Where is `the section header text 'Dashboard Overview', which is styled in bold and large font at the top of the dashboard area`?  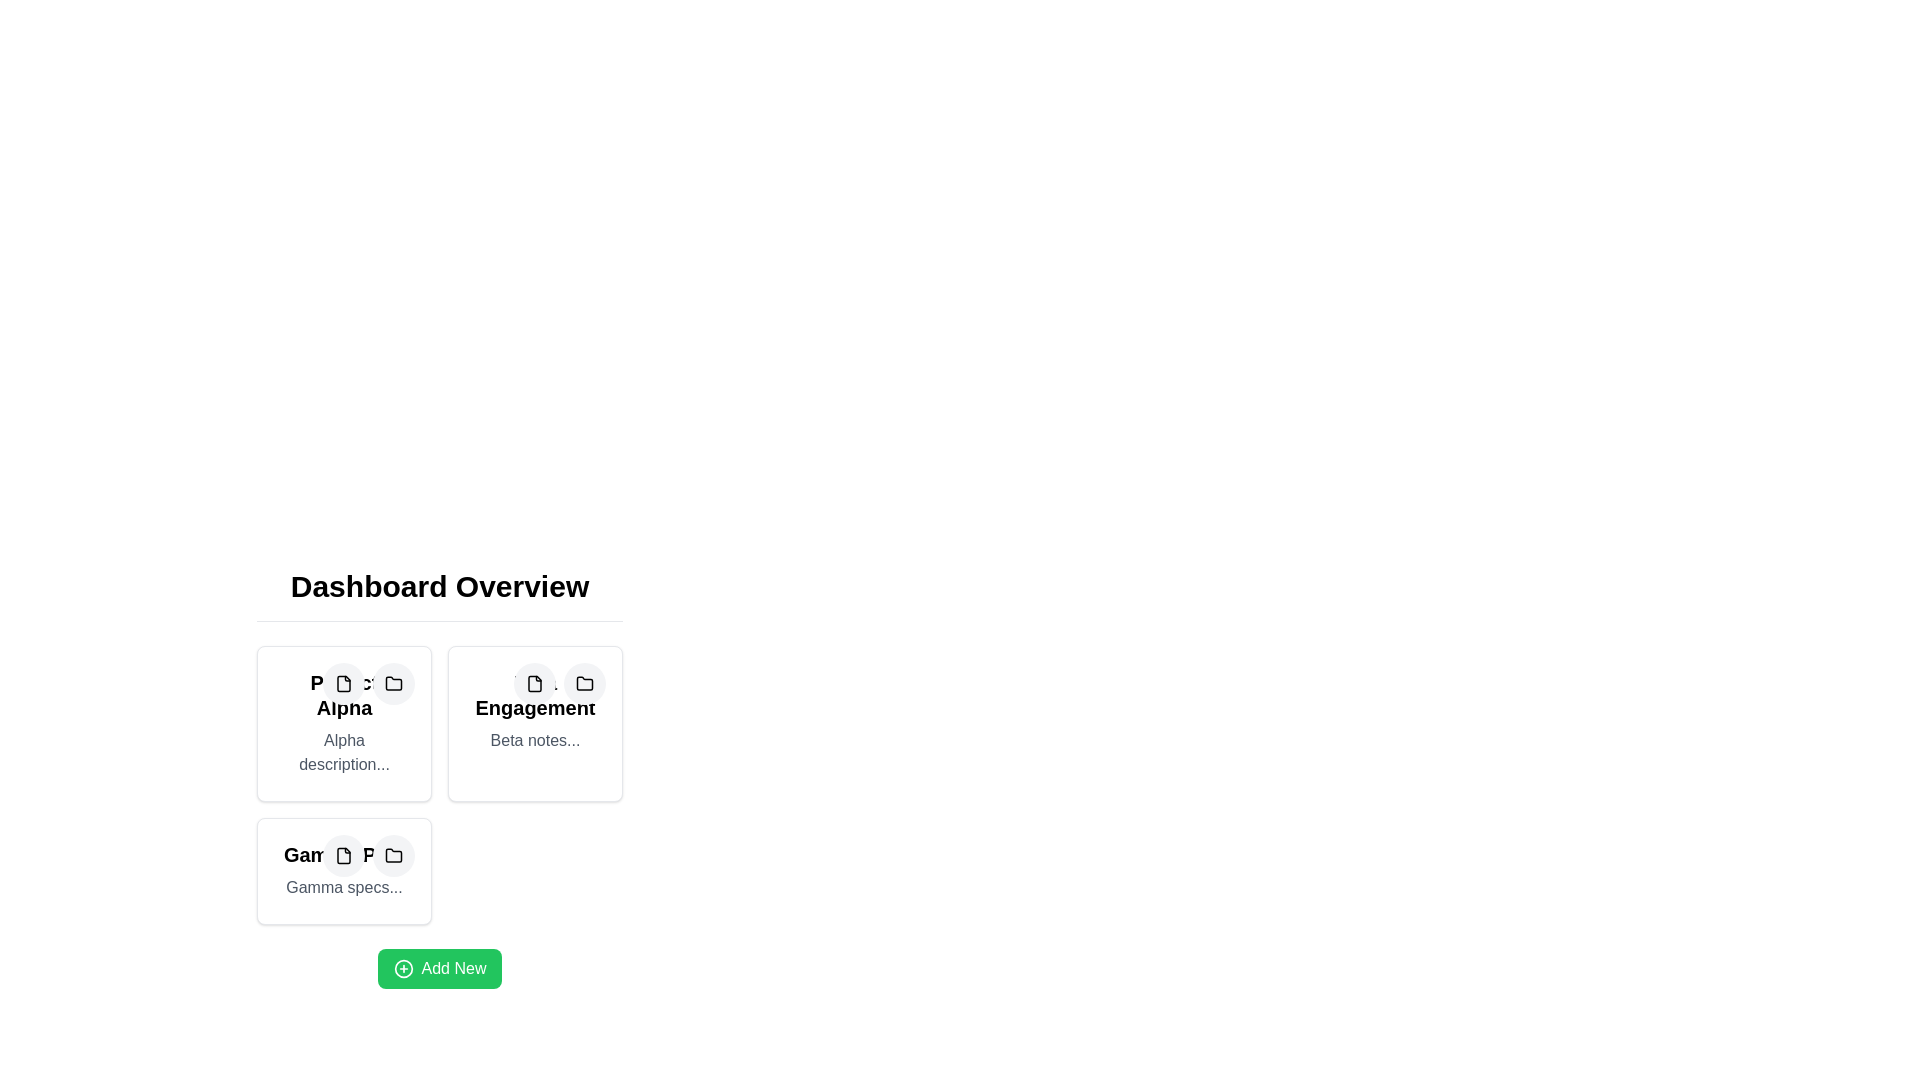 the section header text 'Dashboard Overview', which is styled in bold and large font at the top of the dashboard area is located at coordinates (439, 594).